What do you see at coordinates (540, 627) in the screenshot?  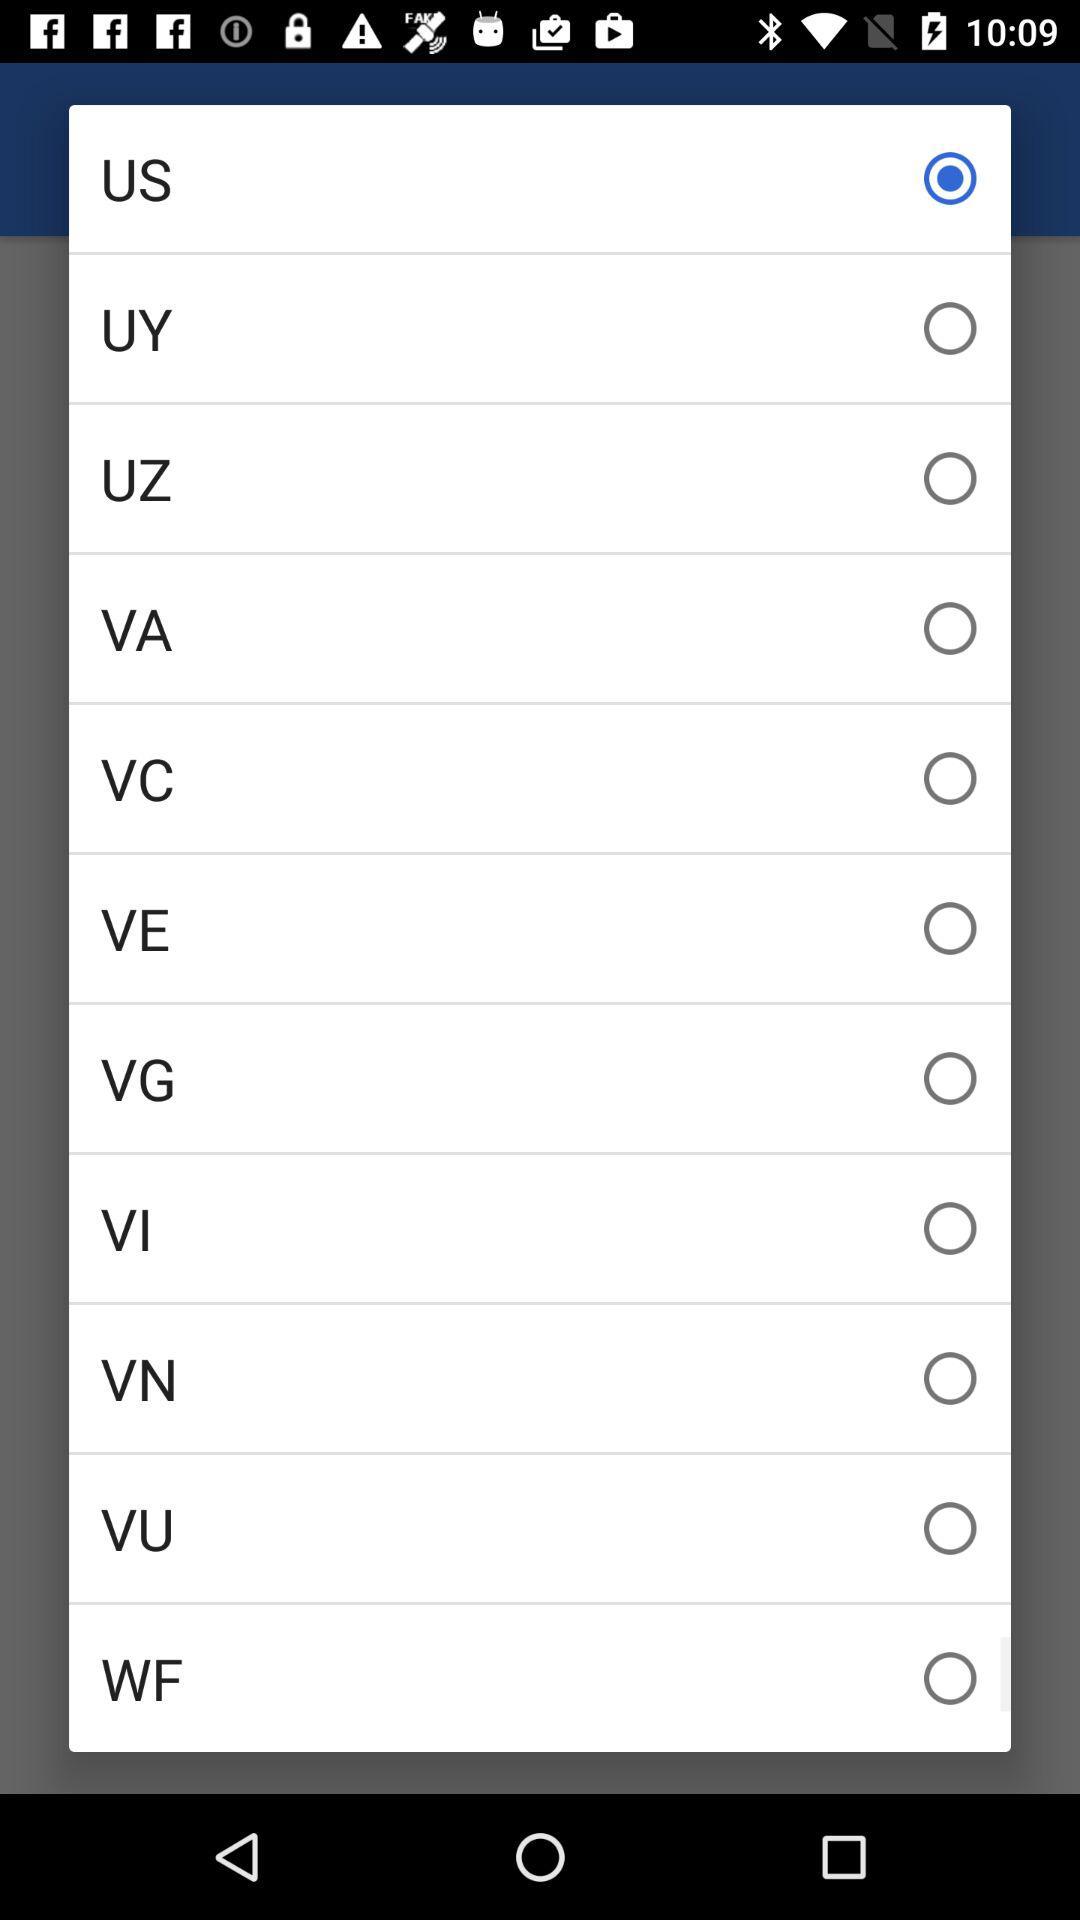 I see `item above the vc item` at bounding box center [540, 627].